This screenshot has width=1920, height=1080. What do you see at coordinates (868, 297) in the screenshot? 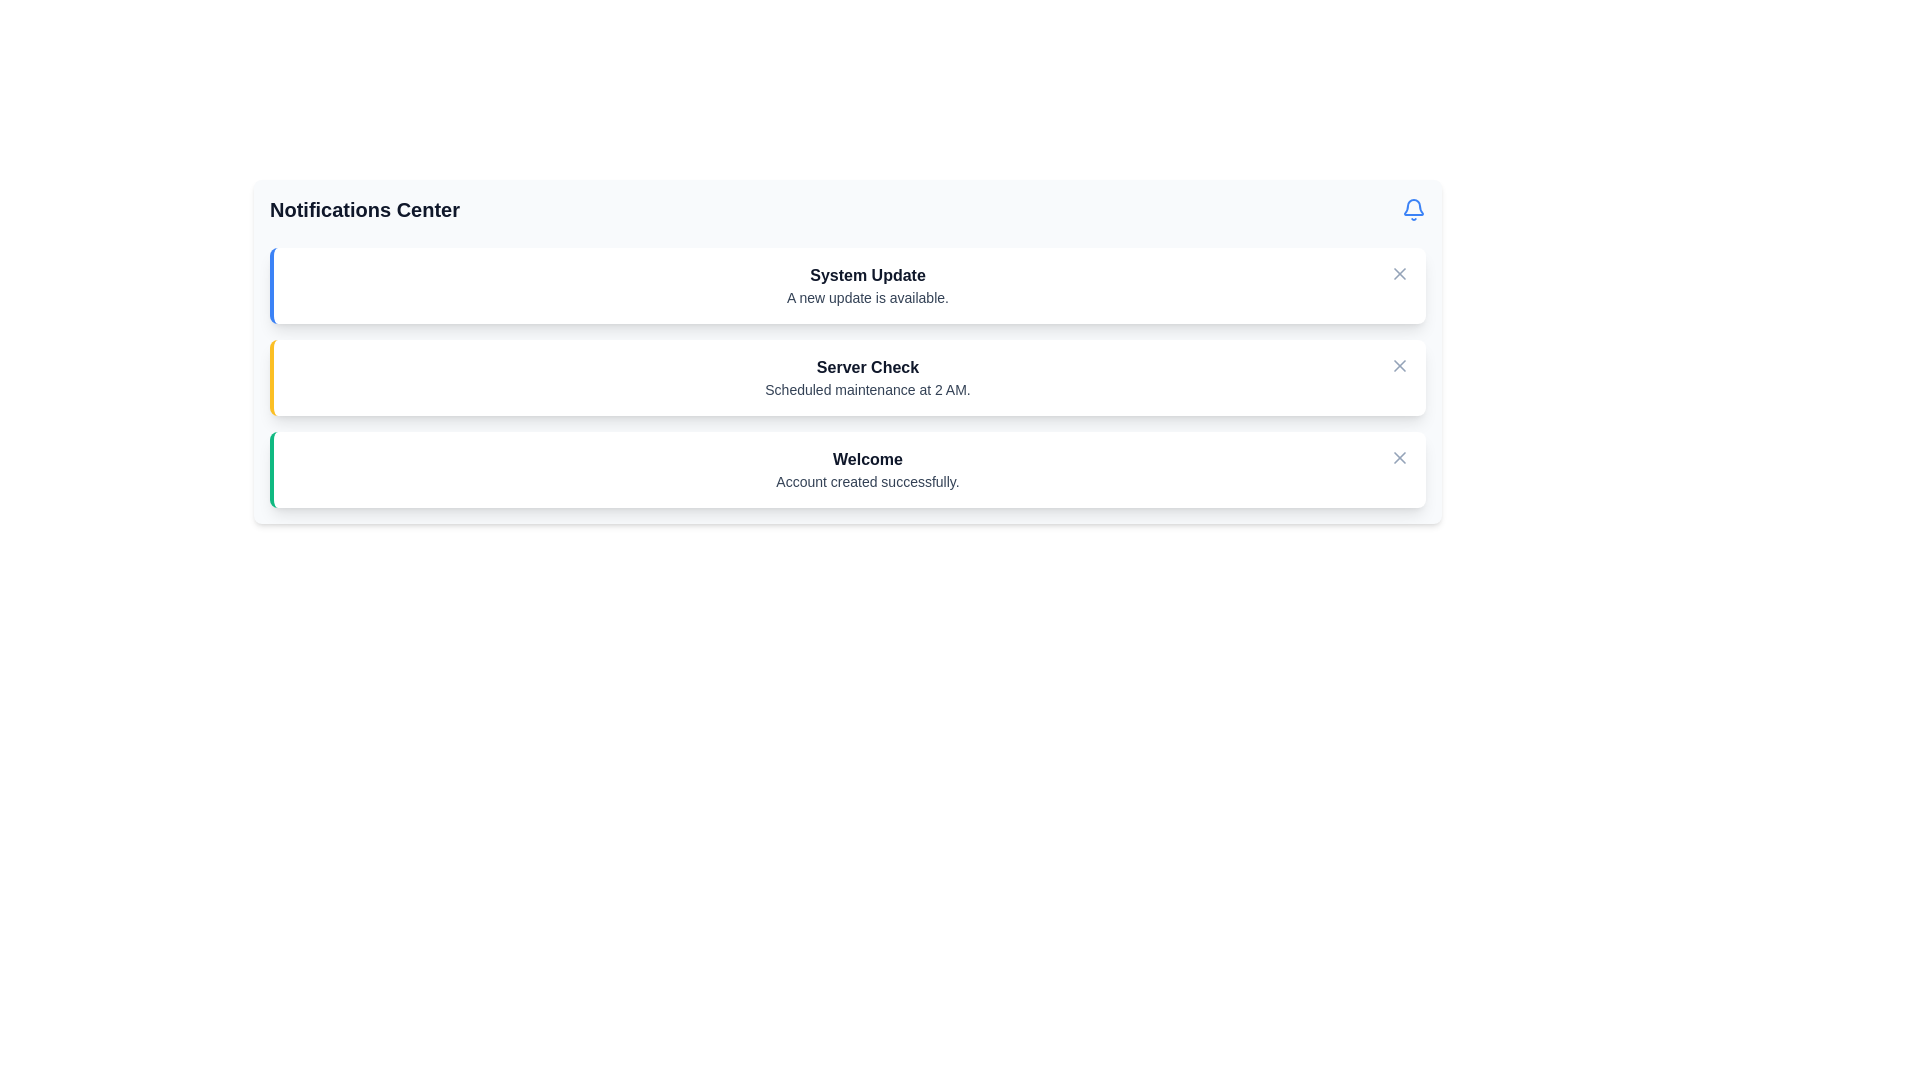
I see `the text label that reads 'A new update is available.' which is located beneath the 'System Update' header in the notification list` at bounding box center [868, 297].